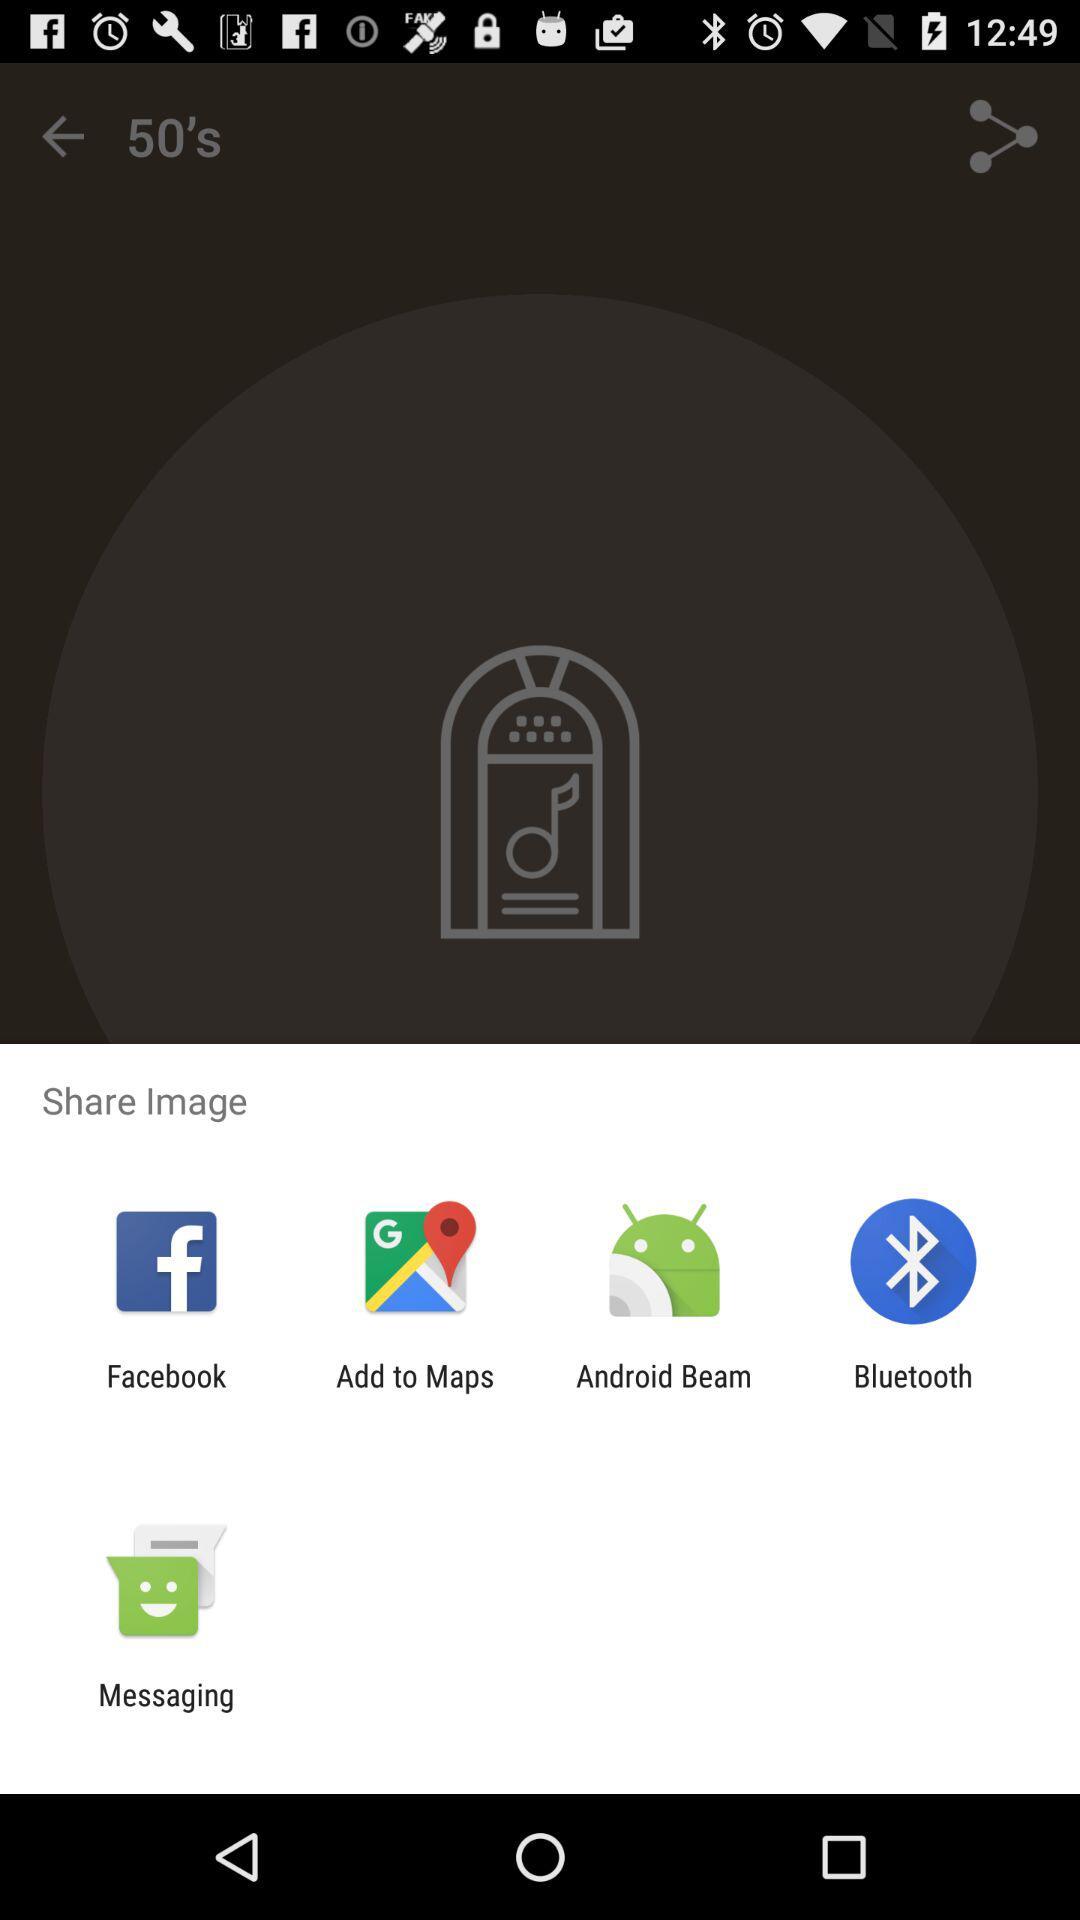 This screenshot has width=1080, height=1920. Describe the element at coordinates (664, 1392) in the screenshot. I see `the android beam icon` at that location.